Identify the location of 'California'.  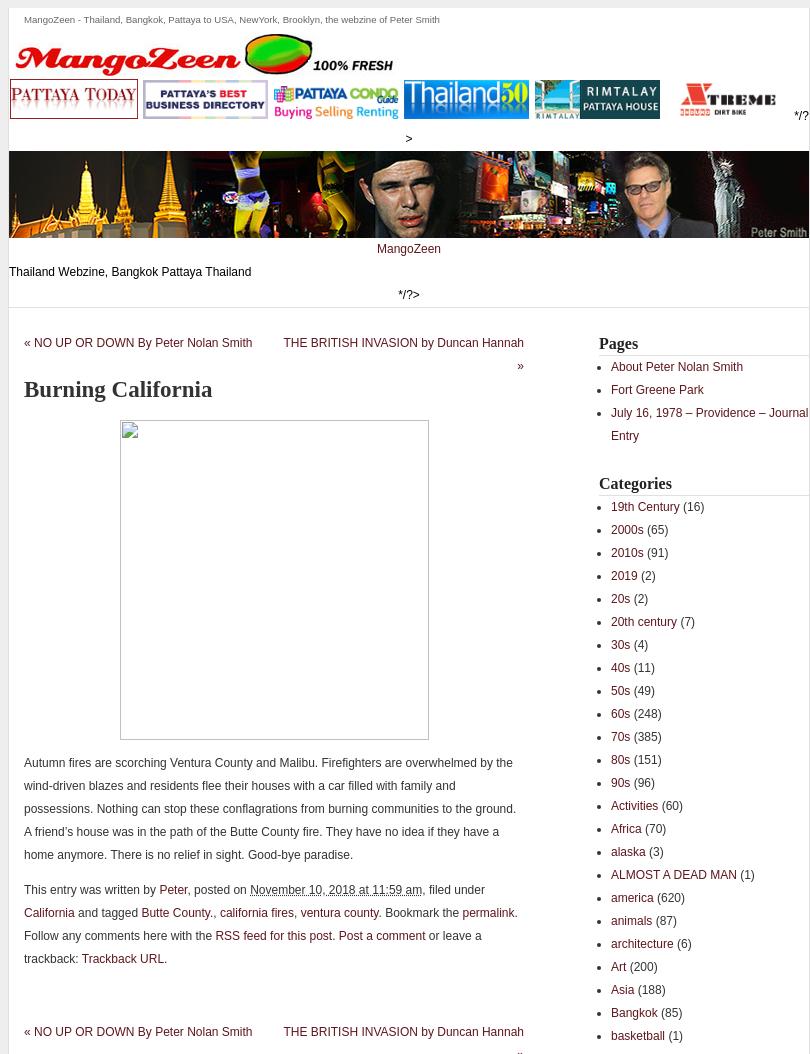
(23, 911).